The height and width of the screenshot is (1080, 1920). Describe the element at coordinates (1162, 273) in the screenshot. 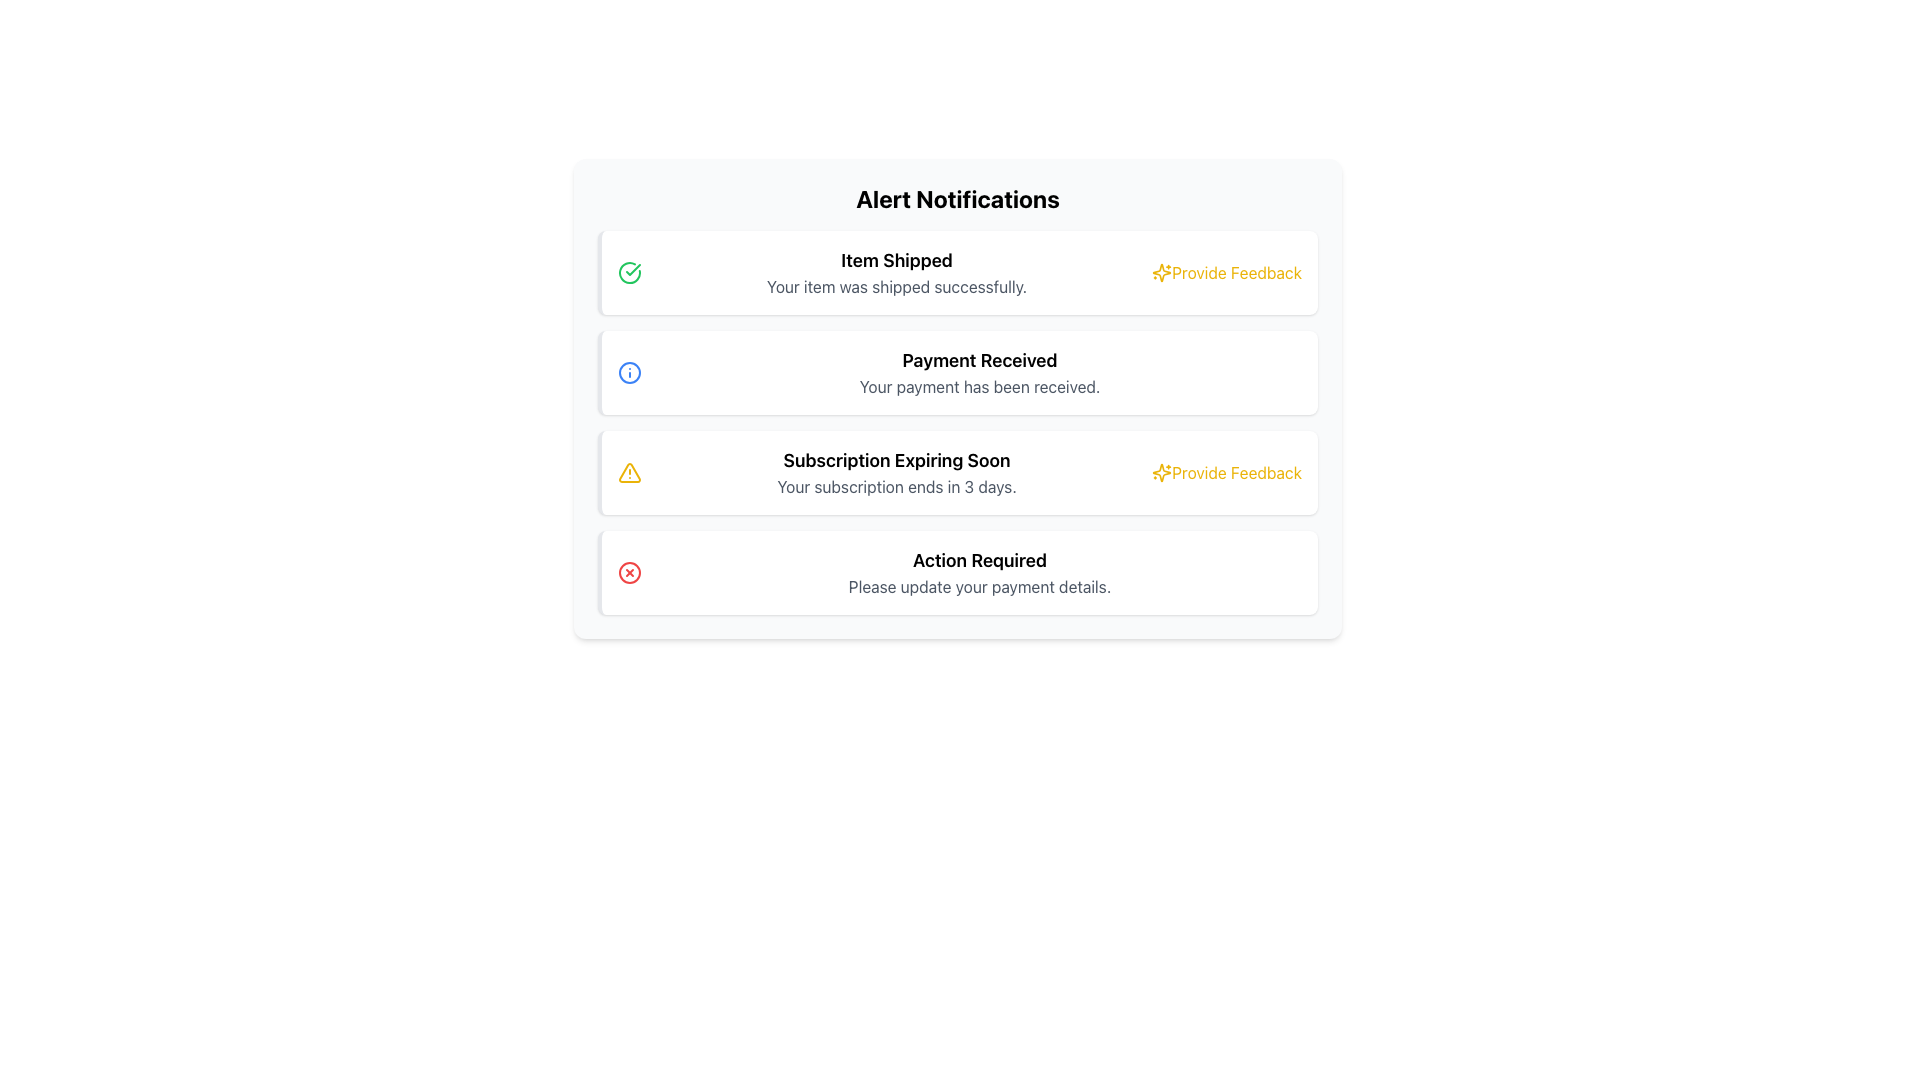

I see `the decorative icon associated with the 'Provide Feedback' option for the 'Subscription Expiring Soon' alert located to the right of the alert entry within the 'Alert Notifications' panel` at that location.